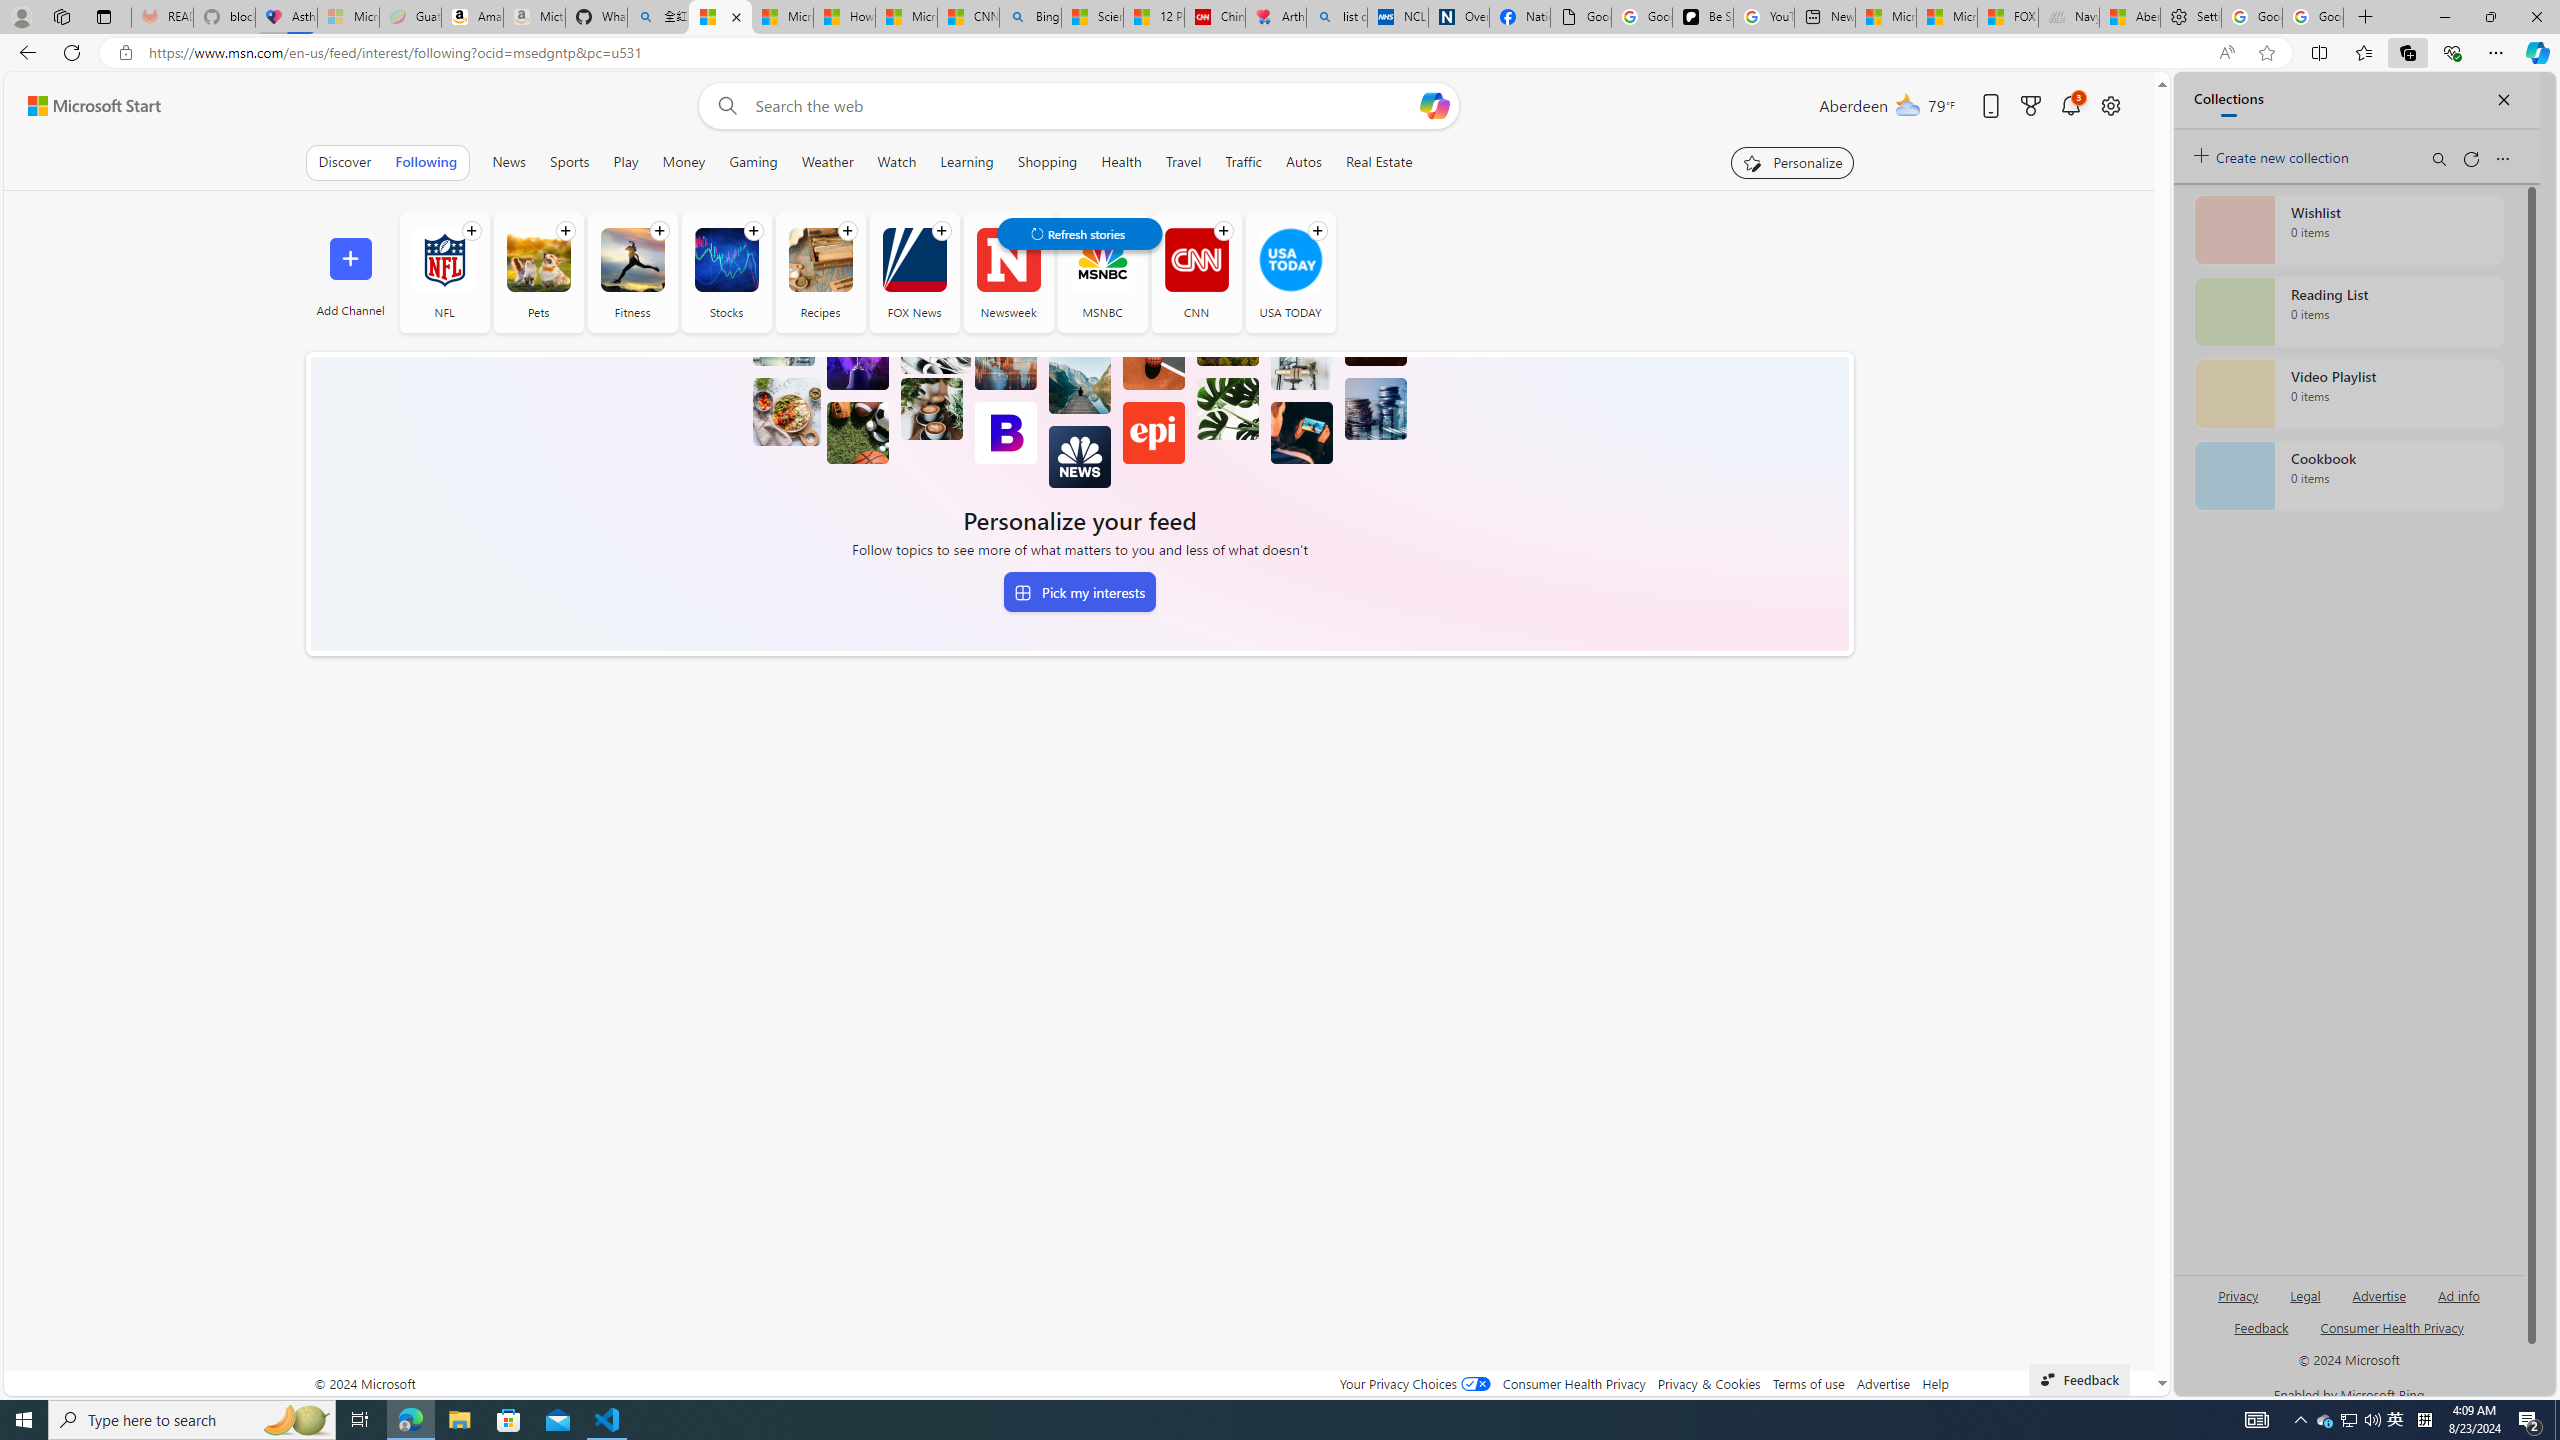  I want to click on 'Travel', so click(1182, 161).